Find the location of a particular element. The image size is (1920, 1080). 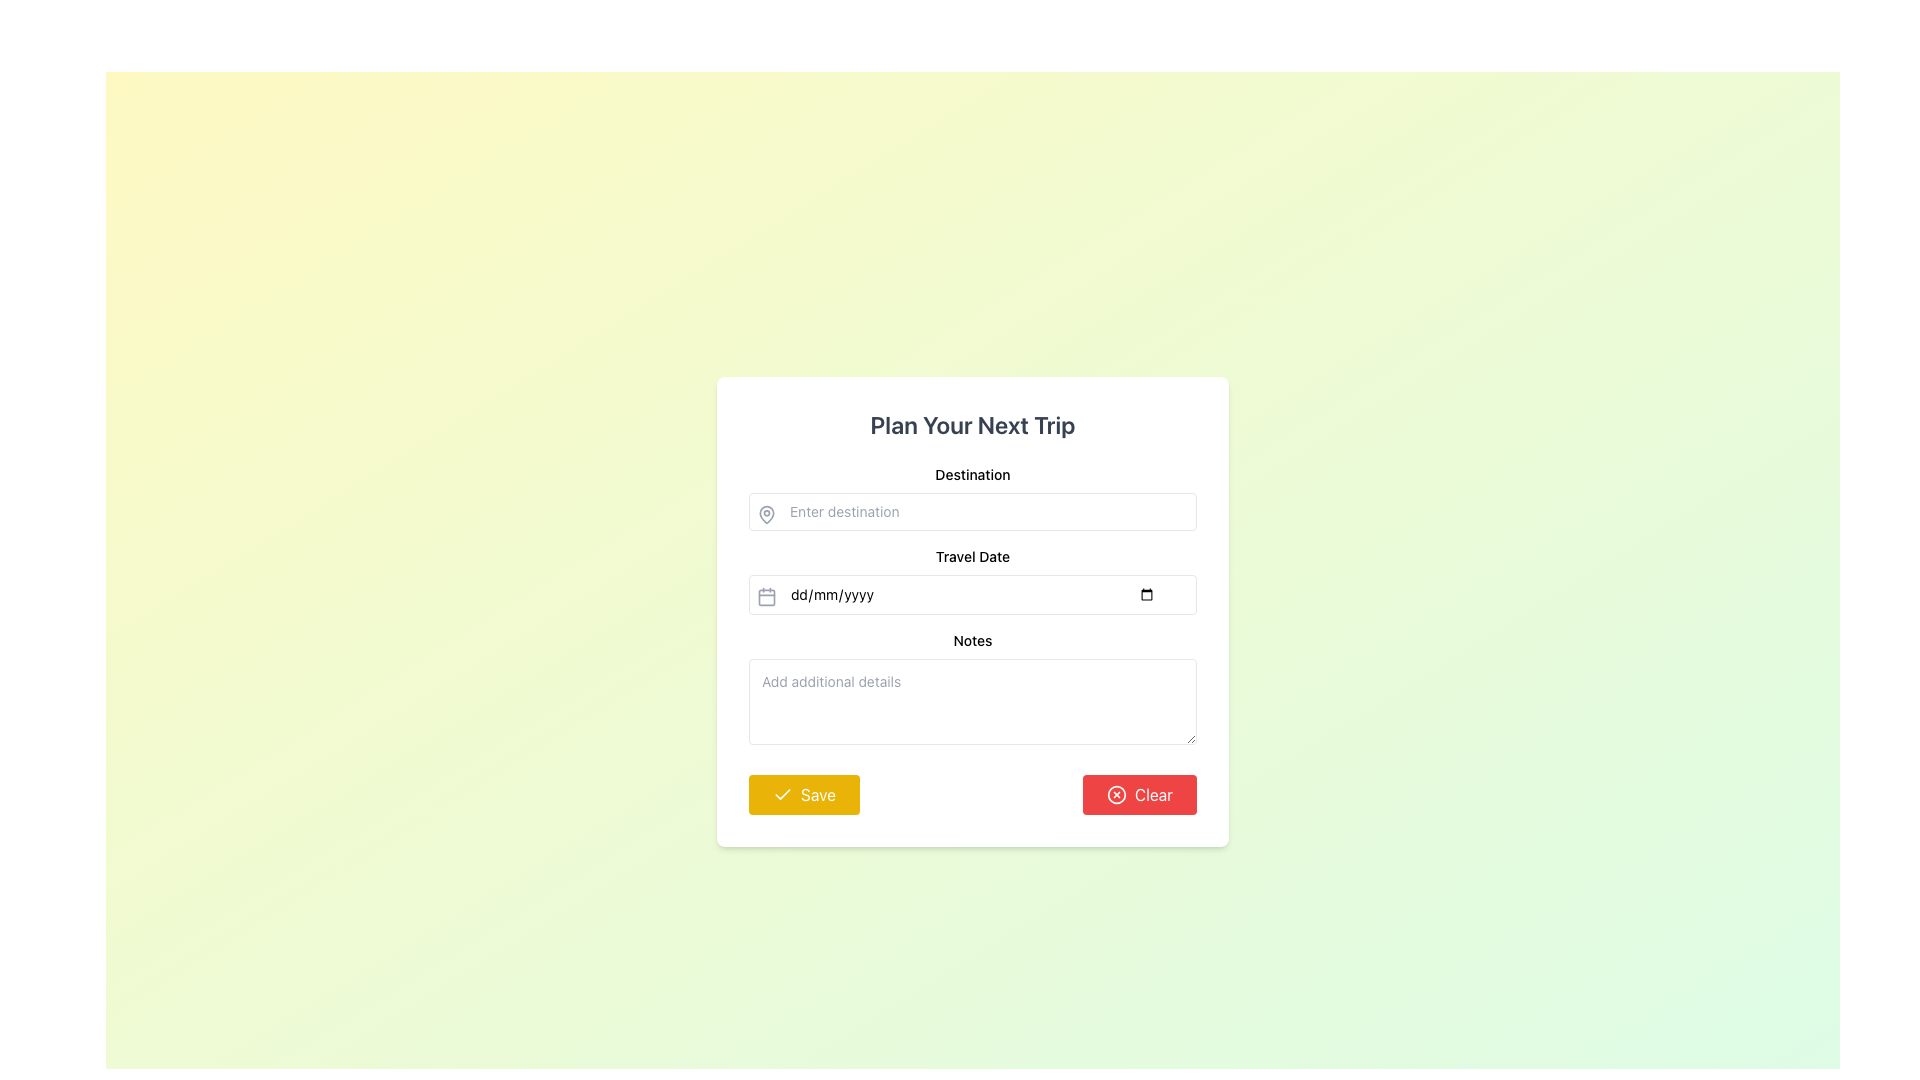

the pin or map marker icon located to the left of the 'Enter destination' text input field within the 'Plan Your Next Trip' form is located at coordinates (766, 514).